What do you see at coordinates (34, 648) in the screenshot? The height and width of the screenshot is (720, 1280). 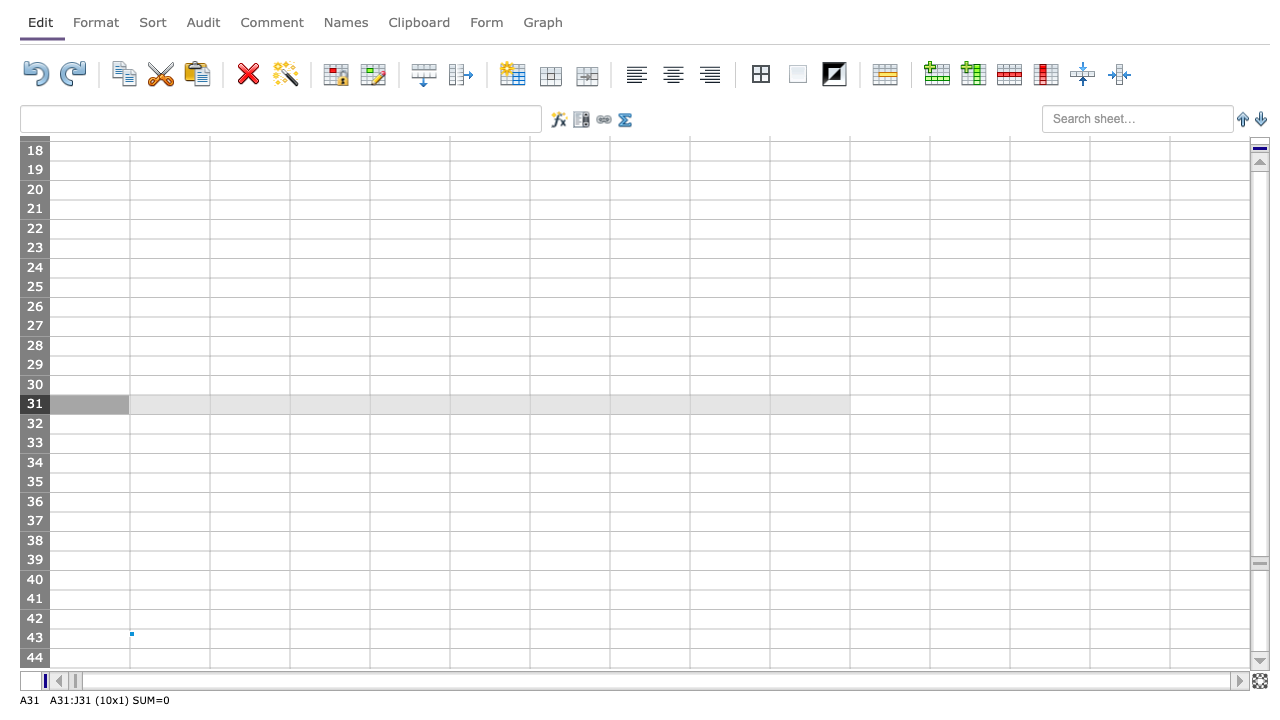 I see `the resize handle of row 43` at bounding box center [34, 648].